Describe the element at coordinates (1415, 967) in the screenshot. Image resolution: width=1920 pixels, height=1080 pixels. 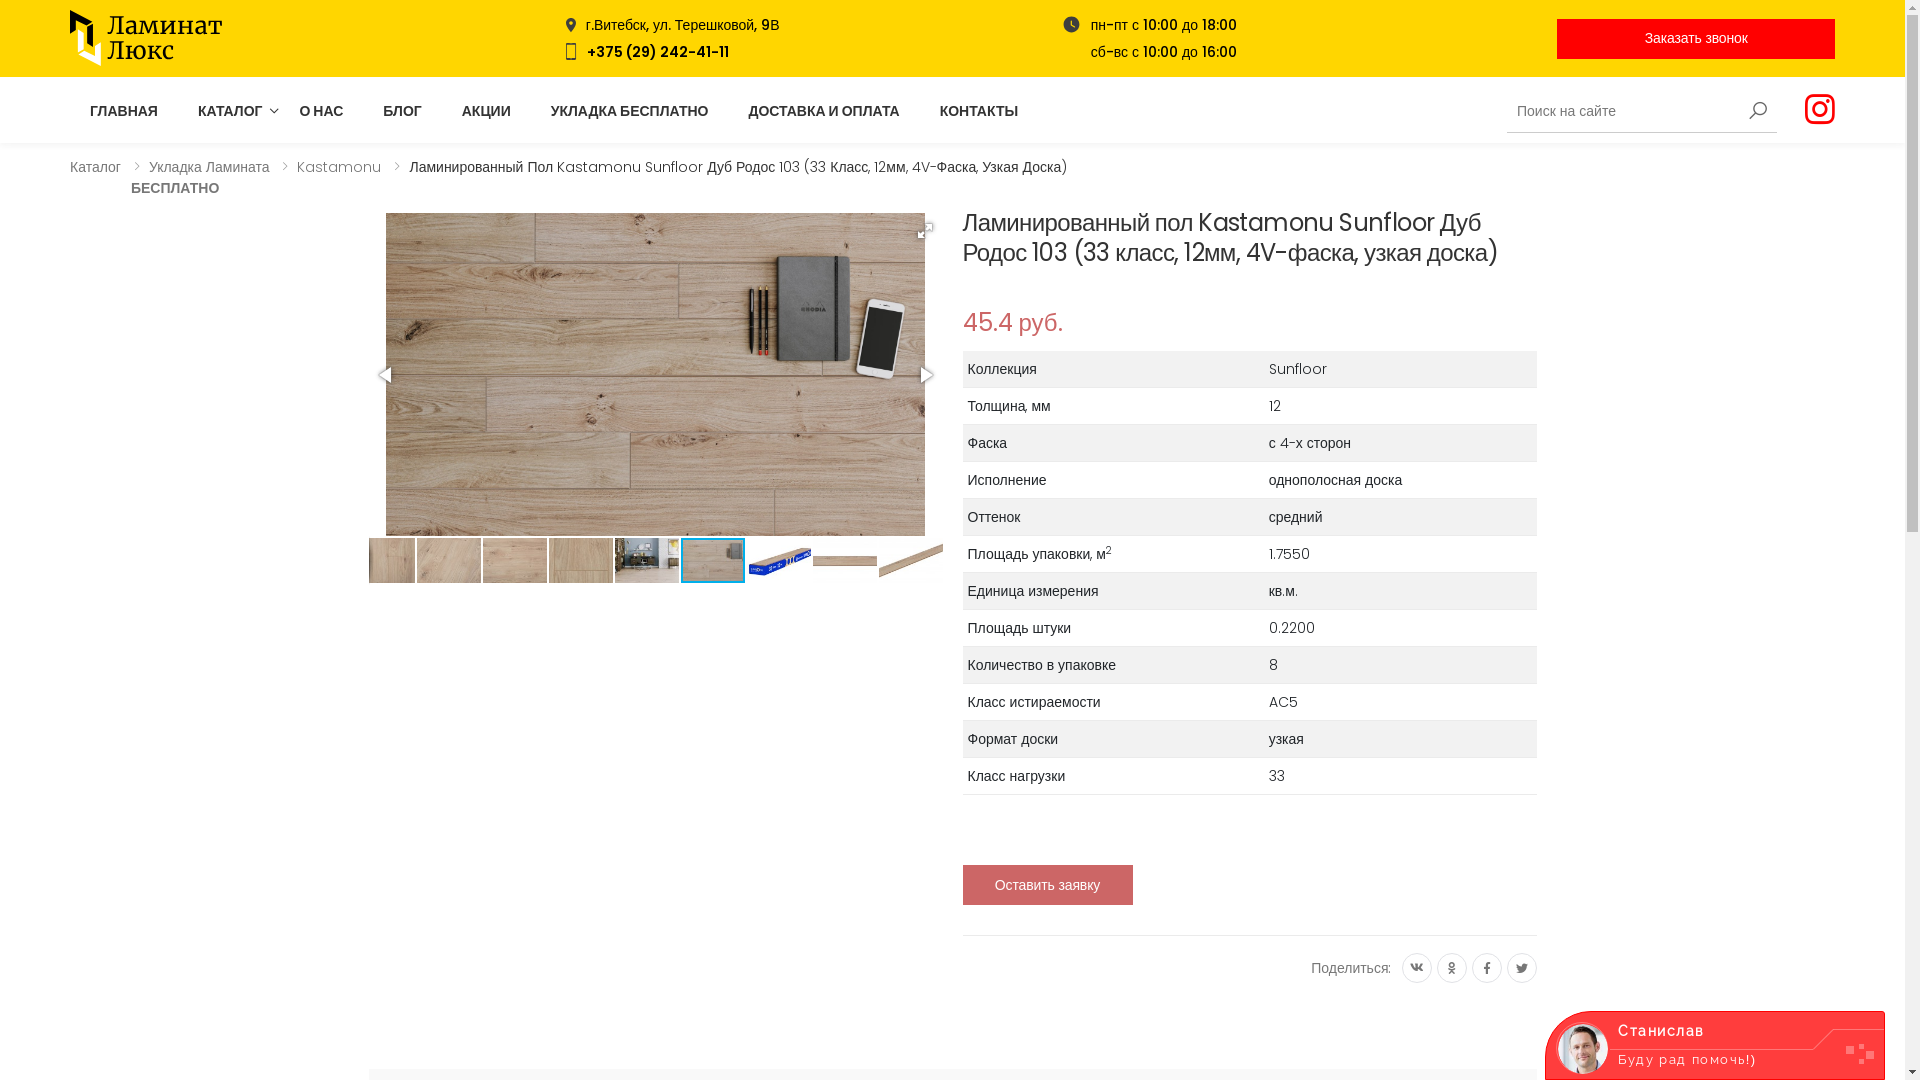
I see `'vk'` at that location.